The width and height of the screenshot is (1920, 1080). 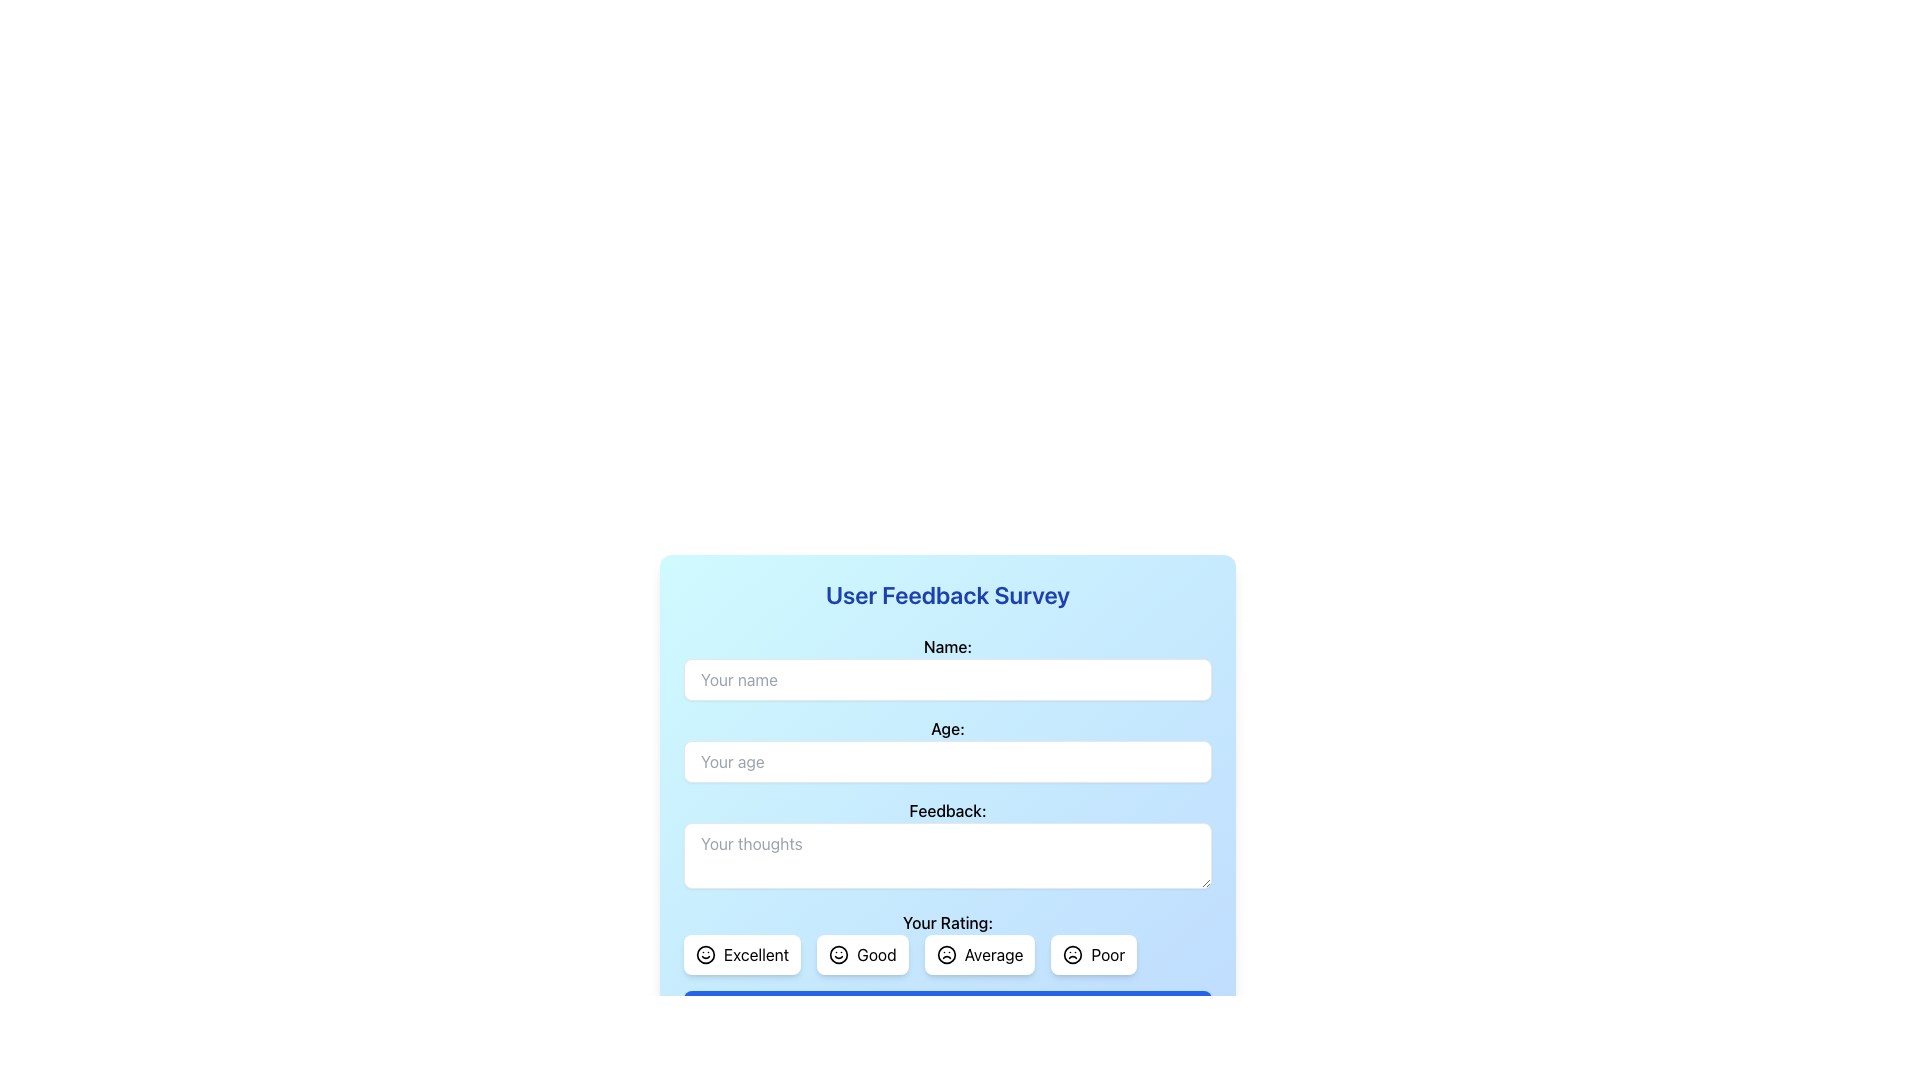 What do you see at coordinates (1093, 954) in the screenshot?
I see `the 'Poor' rating button, which is the fourth and rightmost button in the series of four buttons labeled 'Excellent', 'Good', 'Average', and 'Poor' on the survey feedback form` at bounding box center [1093, 954].